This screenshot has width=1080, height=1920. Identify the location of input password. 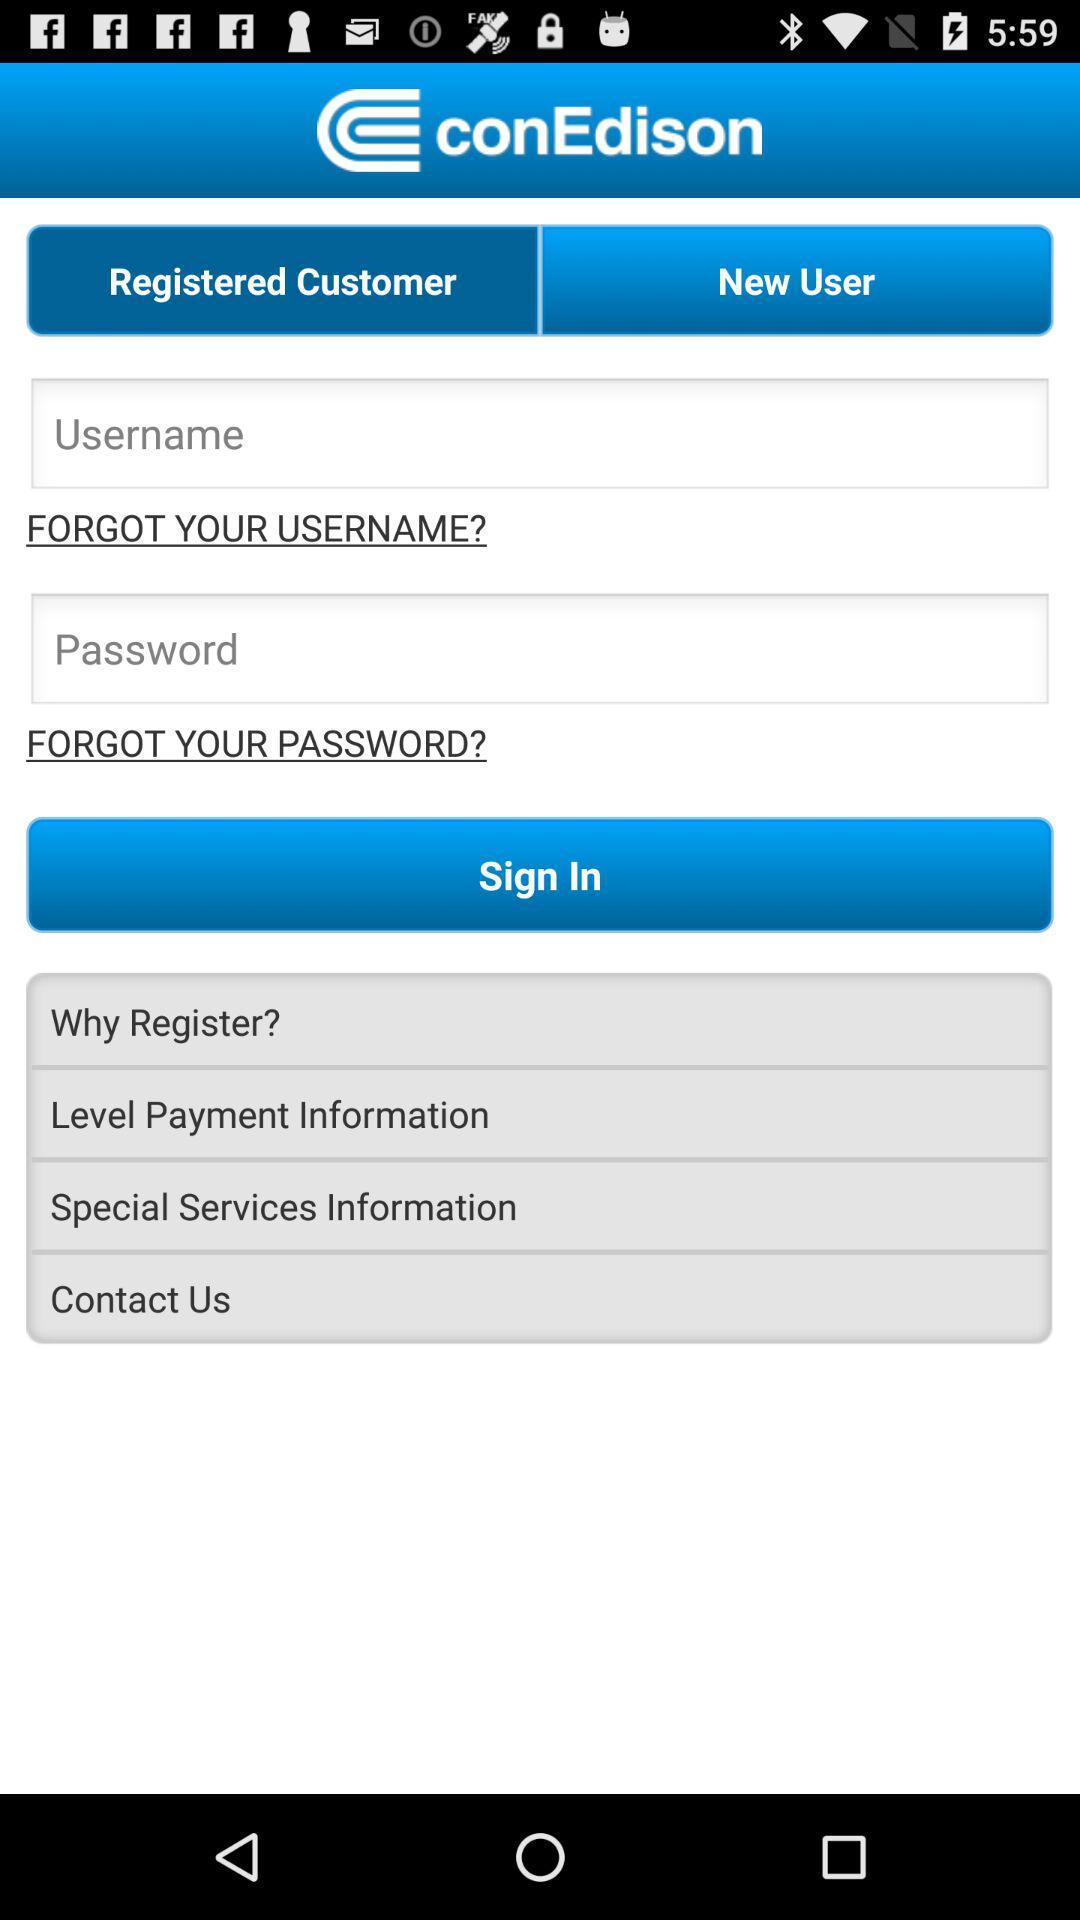
(540, 654).